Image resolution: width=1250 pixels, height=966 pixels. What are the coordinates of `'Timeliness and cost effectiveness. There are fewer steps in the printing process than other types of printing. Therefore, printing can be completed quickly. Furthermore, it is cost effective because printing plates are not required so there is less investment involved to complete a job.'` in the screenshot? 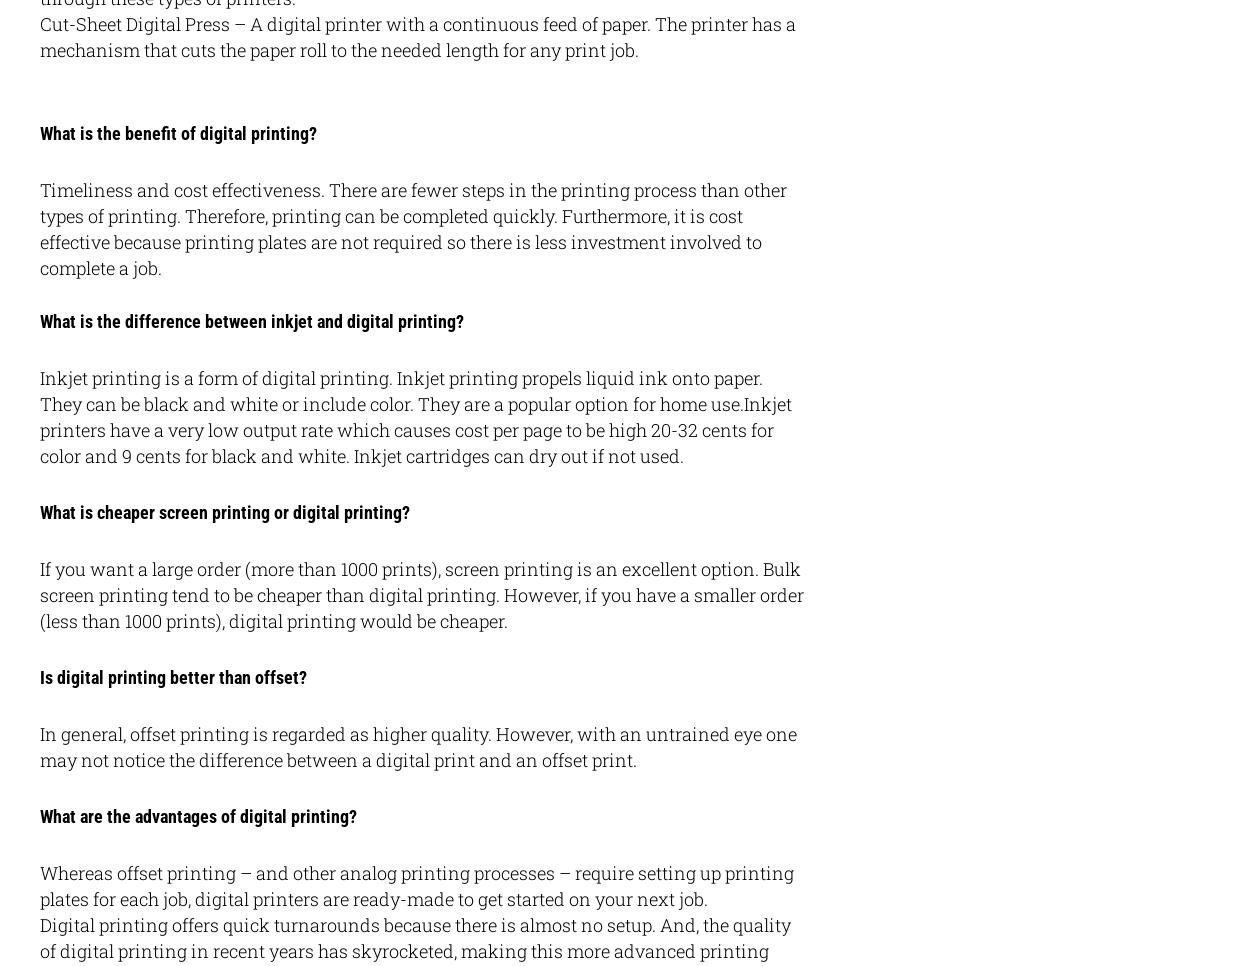 It's located at (413, 228).